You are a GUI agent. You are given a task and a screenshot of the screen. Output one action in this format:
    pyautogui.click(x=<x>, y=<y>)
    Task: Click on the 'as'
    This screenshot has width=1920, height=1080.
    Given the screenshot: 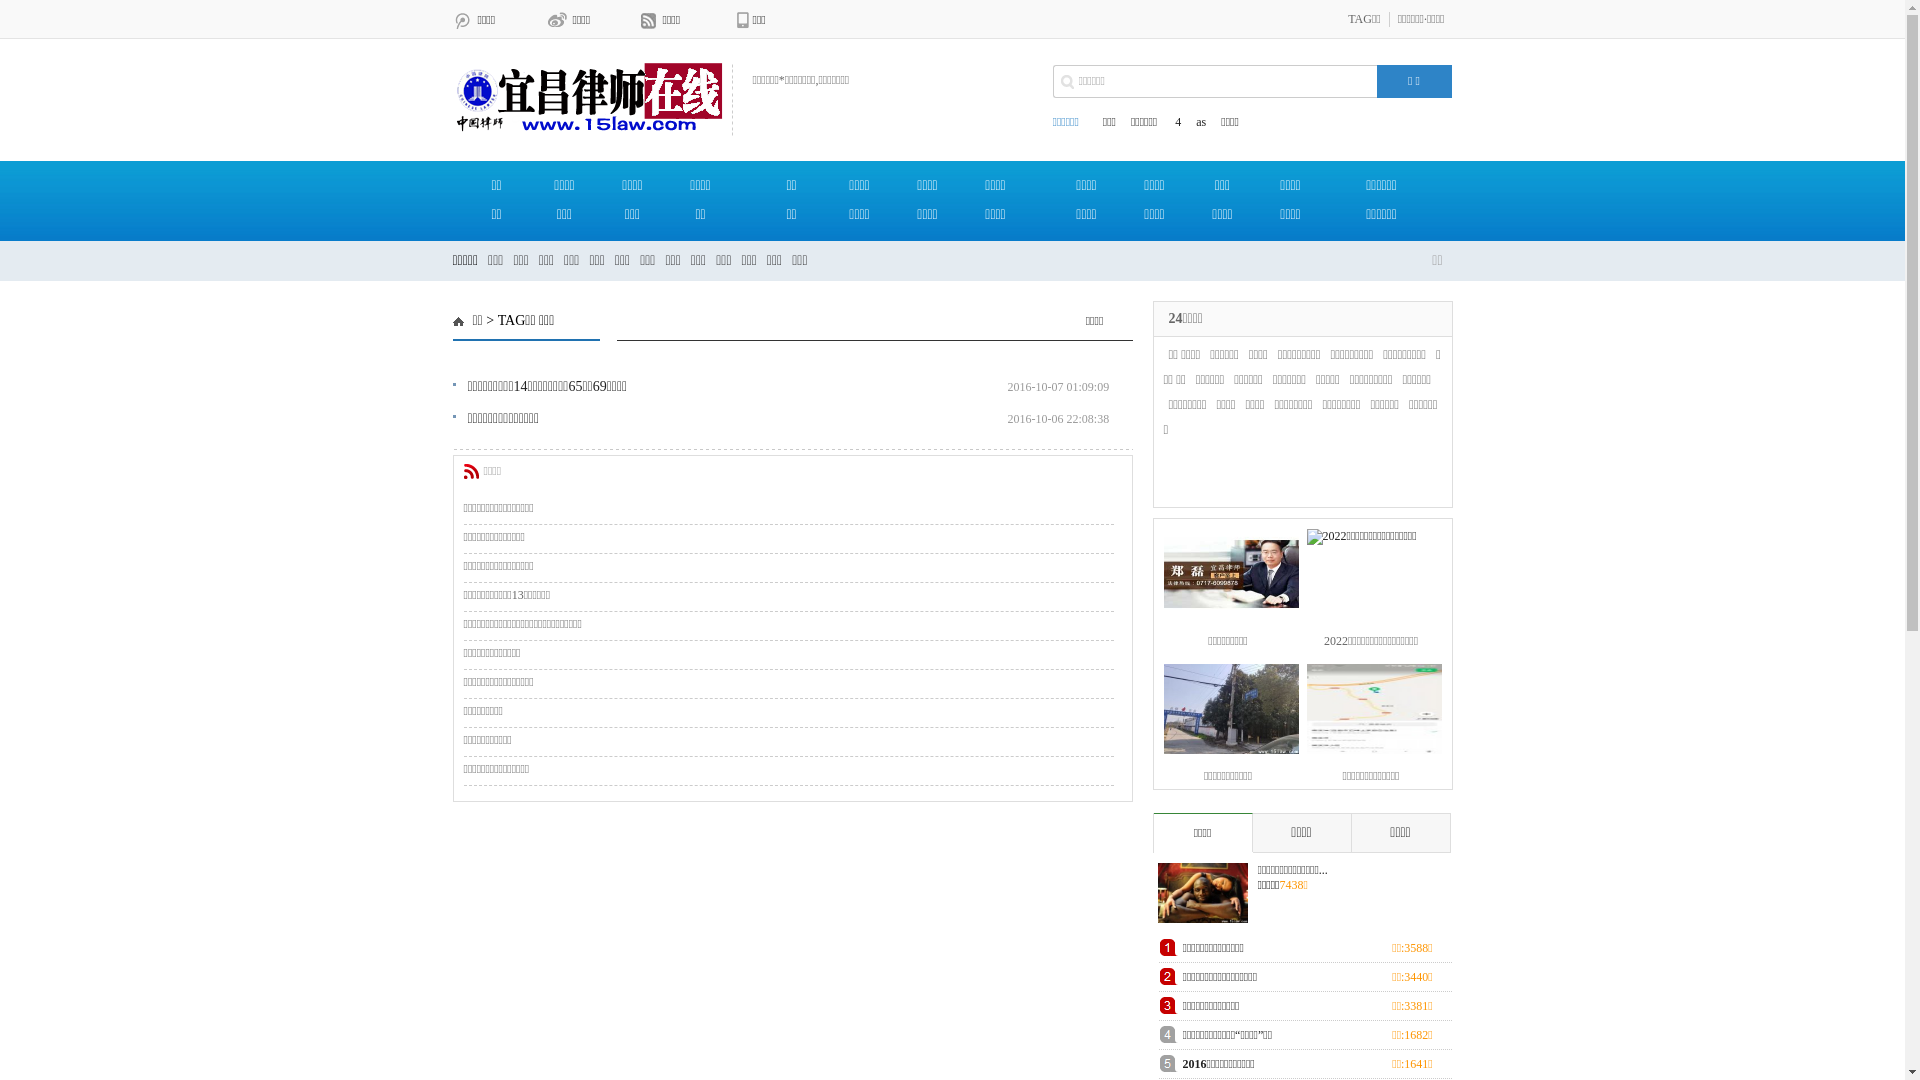 What is the action you would take?
    pyautogui.click(x=1200, y=122)
    